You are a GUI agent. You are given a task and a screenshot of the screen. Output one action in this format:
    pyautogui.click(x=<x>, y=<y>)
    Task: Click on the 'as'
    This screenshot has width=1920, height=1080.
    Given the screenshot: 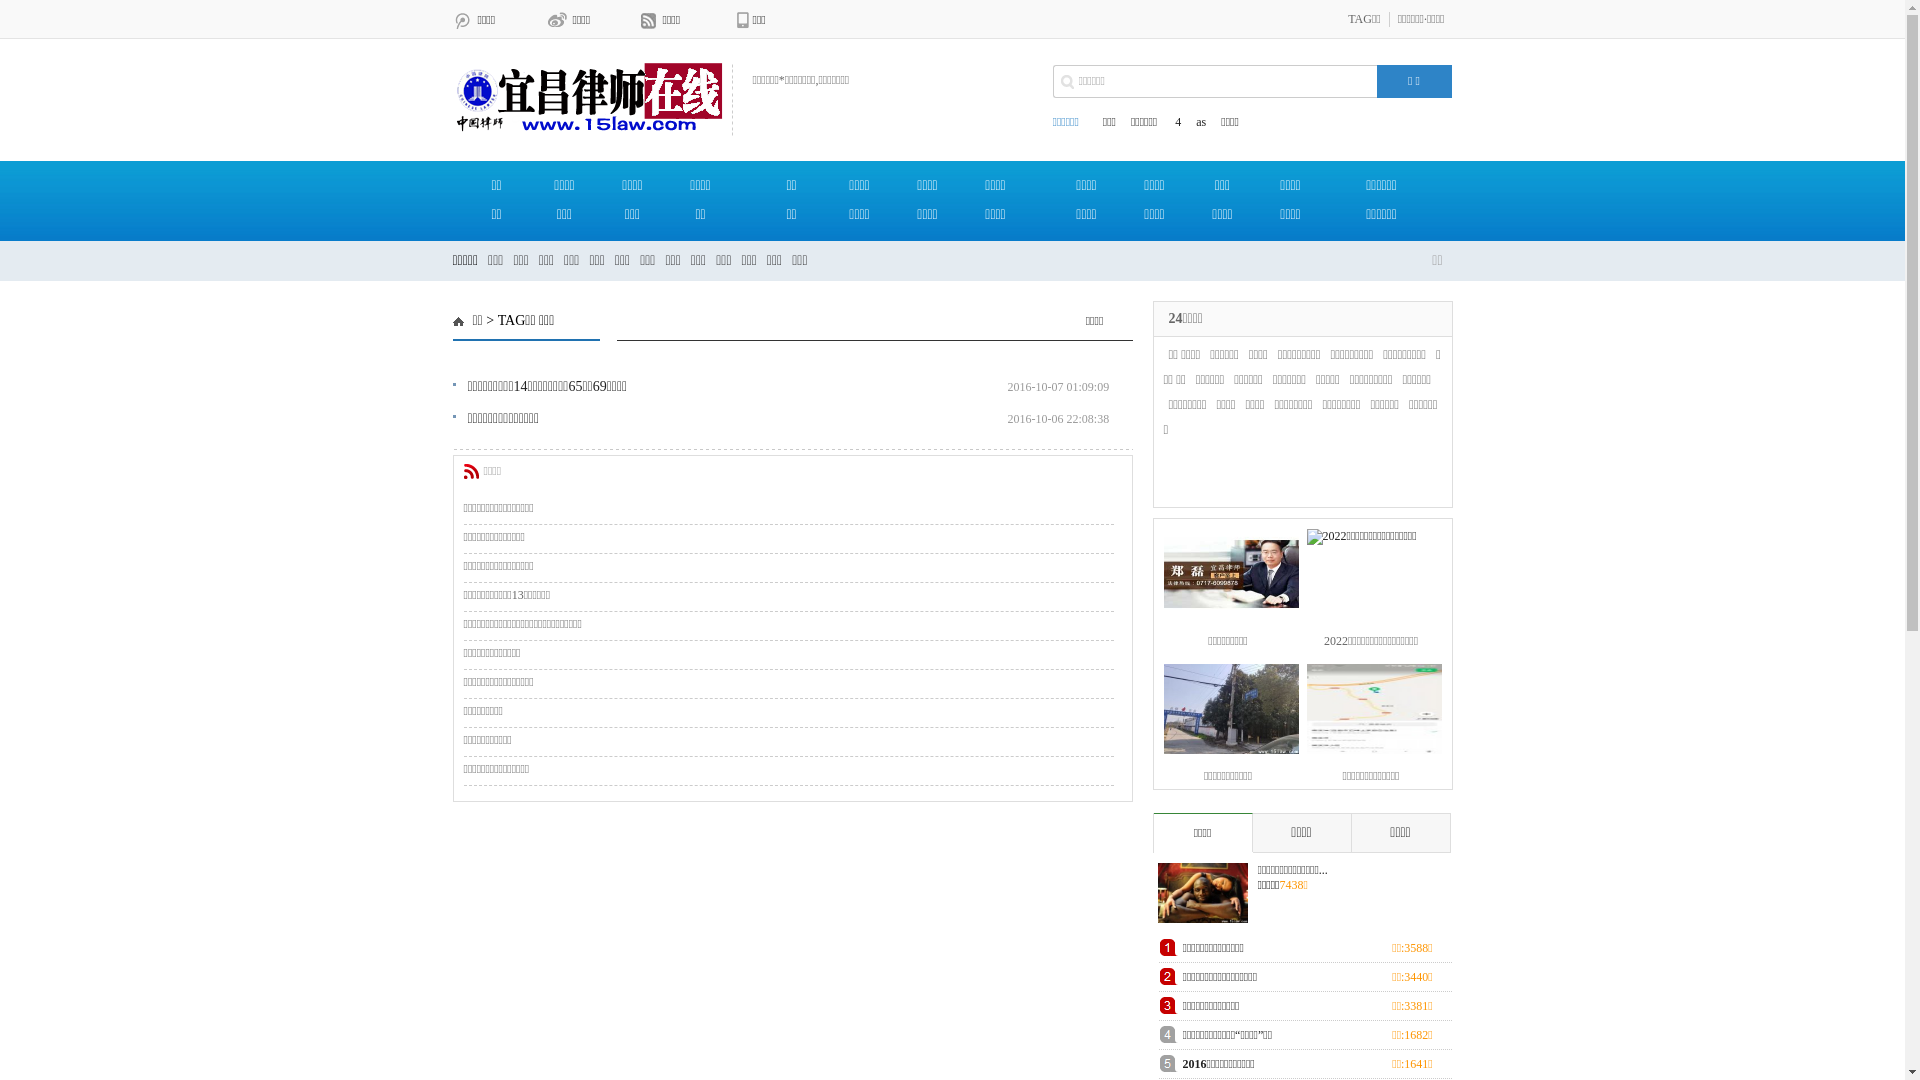 What is the action you would take?
    pyautogui.click(x=1200, y=122)
    